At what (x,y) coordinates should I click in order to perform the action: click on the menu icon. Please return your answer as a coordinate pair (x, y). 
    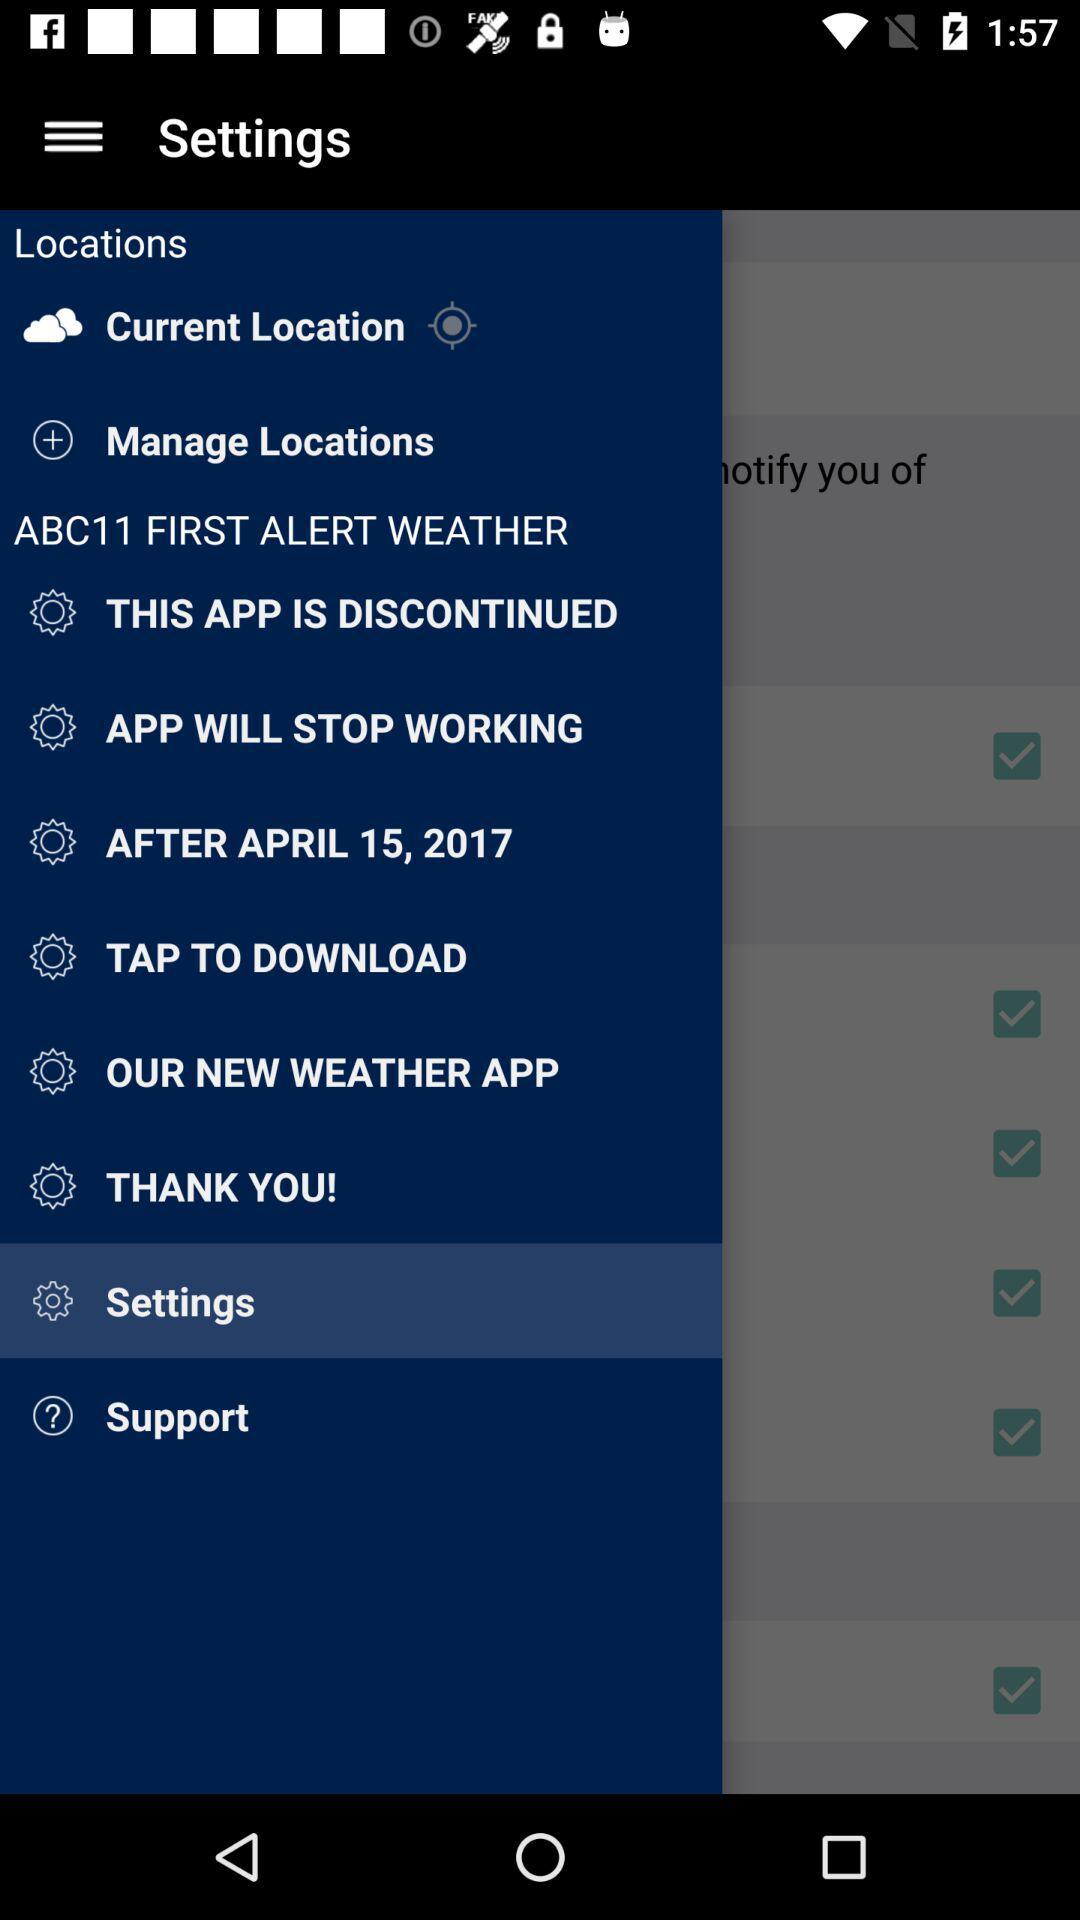
    Looking at the image, I should click on (72, 135).